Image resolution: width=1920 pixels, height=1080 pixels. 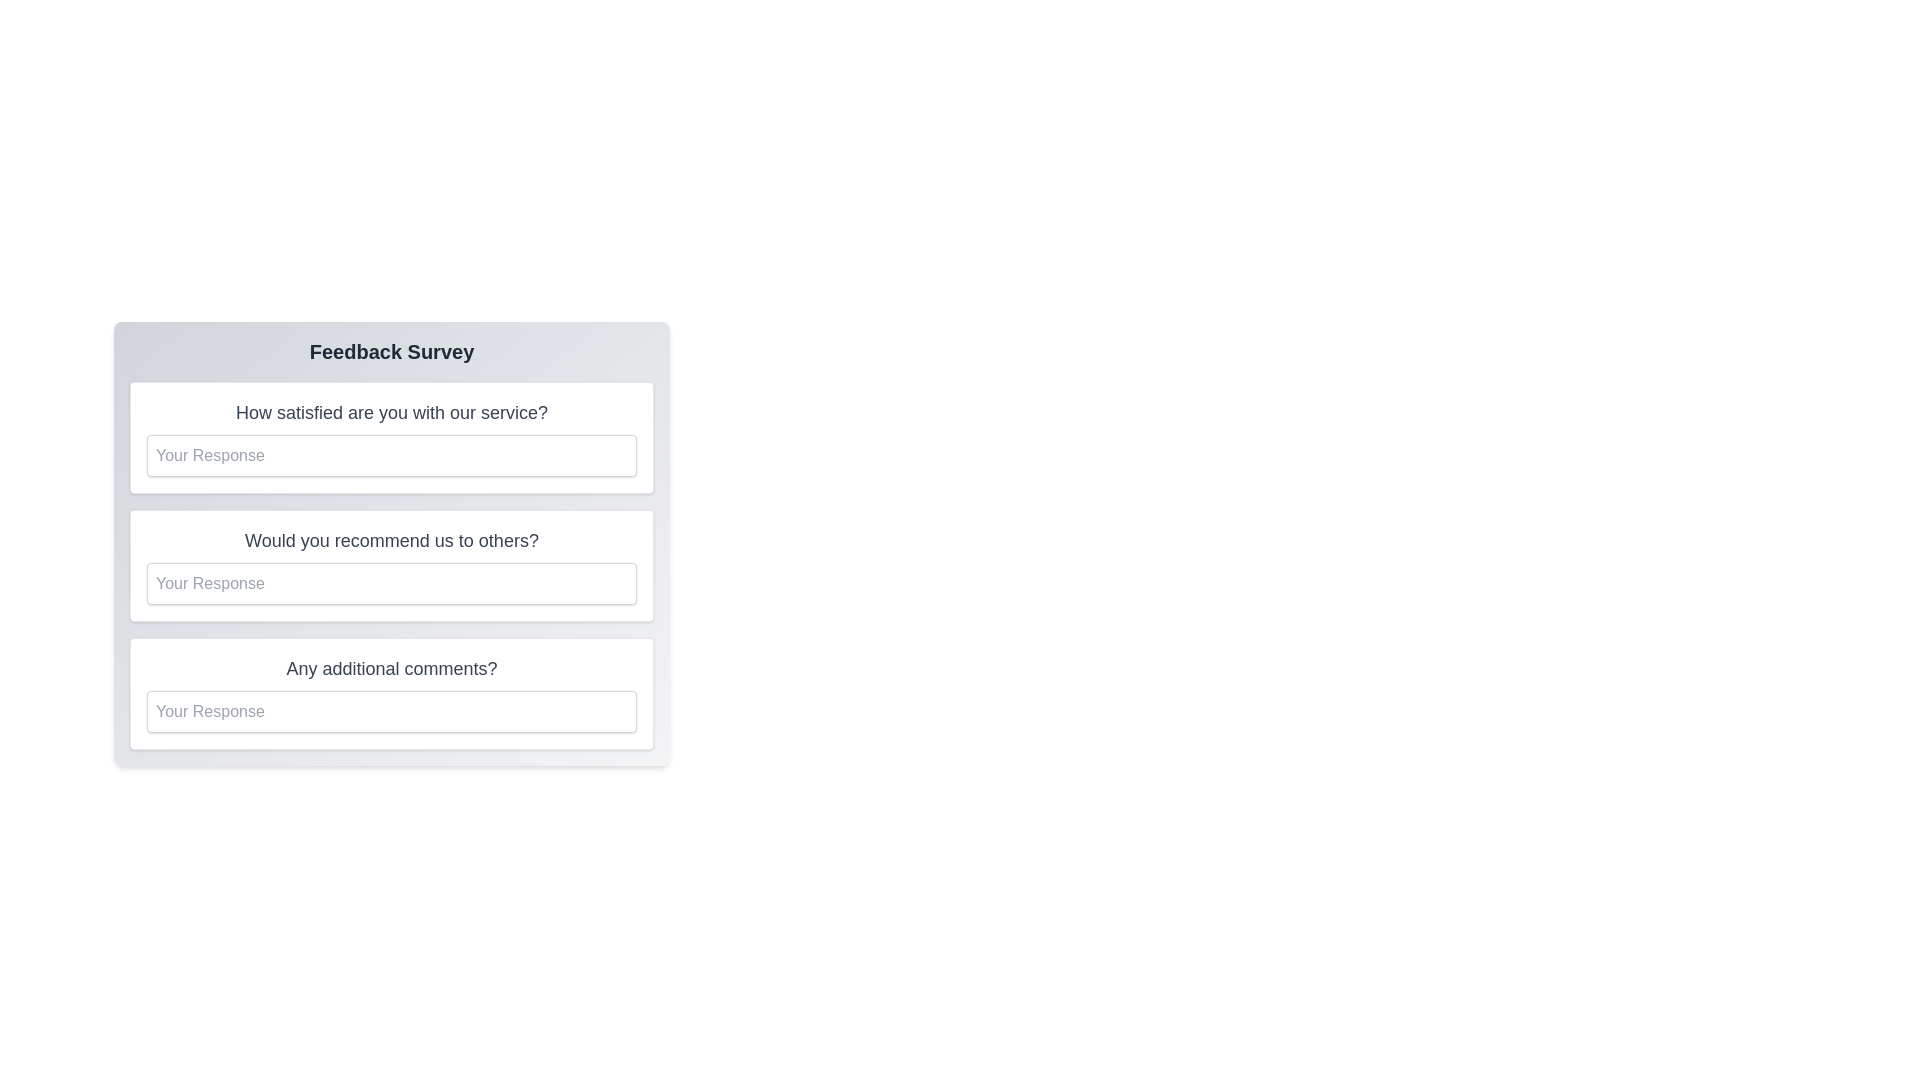 I want to click on the text input field for Any additional comments?, so click(x=392, y=711).